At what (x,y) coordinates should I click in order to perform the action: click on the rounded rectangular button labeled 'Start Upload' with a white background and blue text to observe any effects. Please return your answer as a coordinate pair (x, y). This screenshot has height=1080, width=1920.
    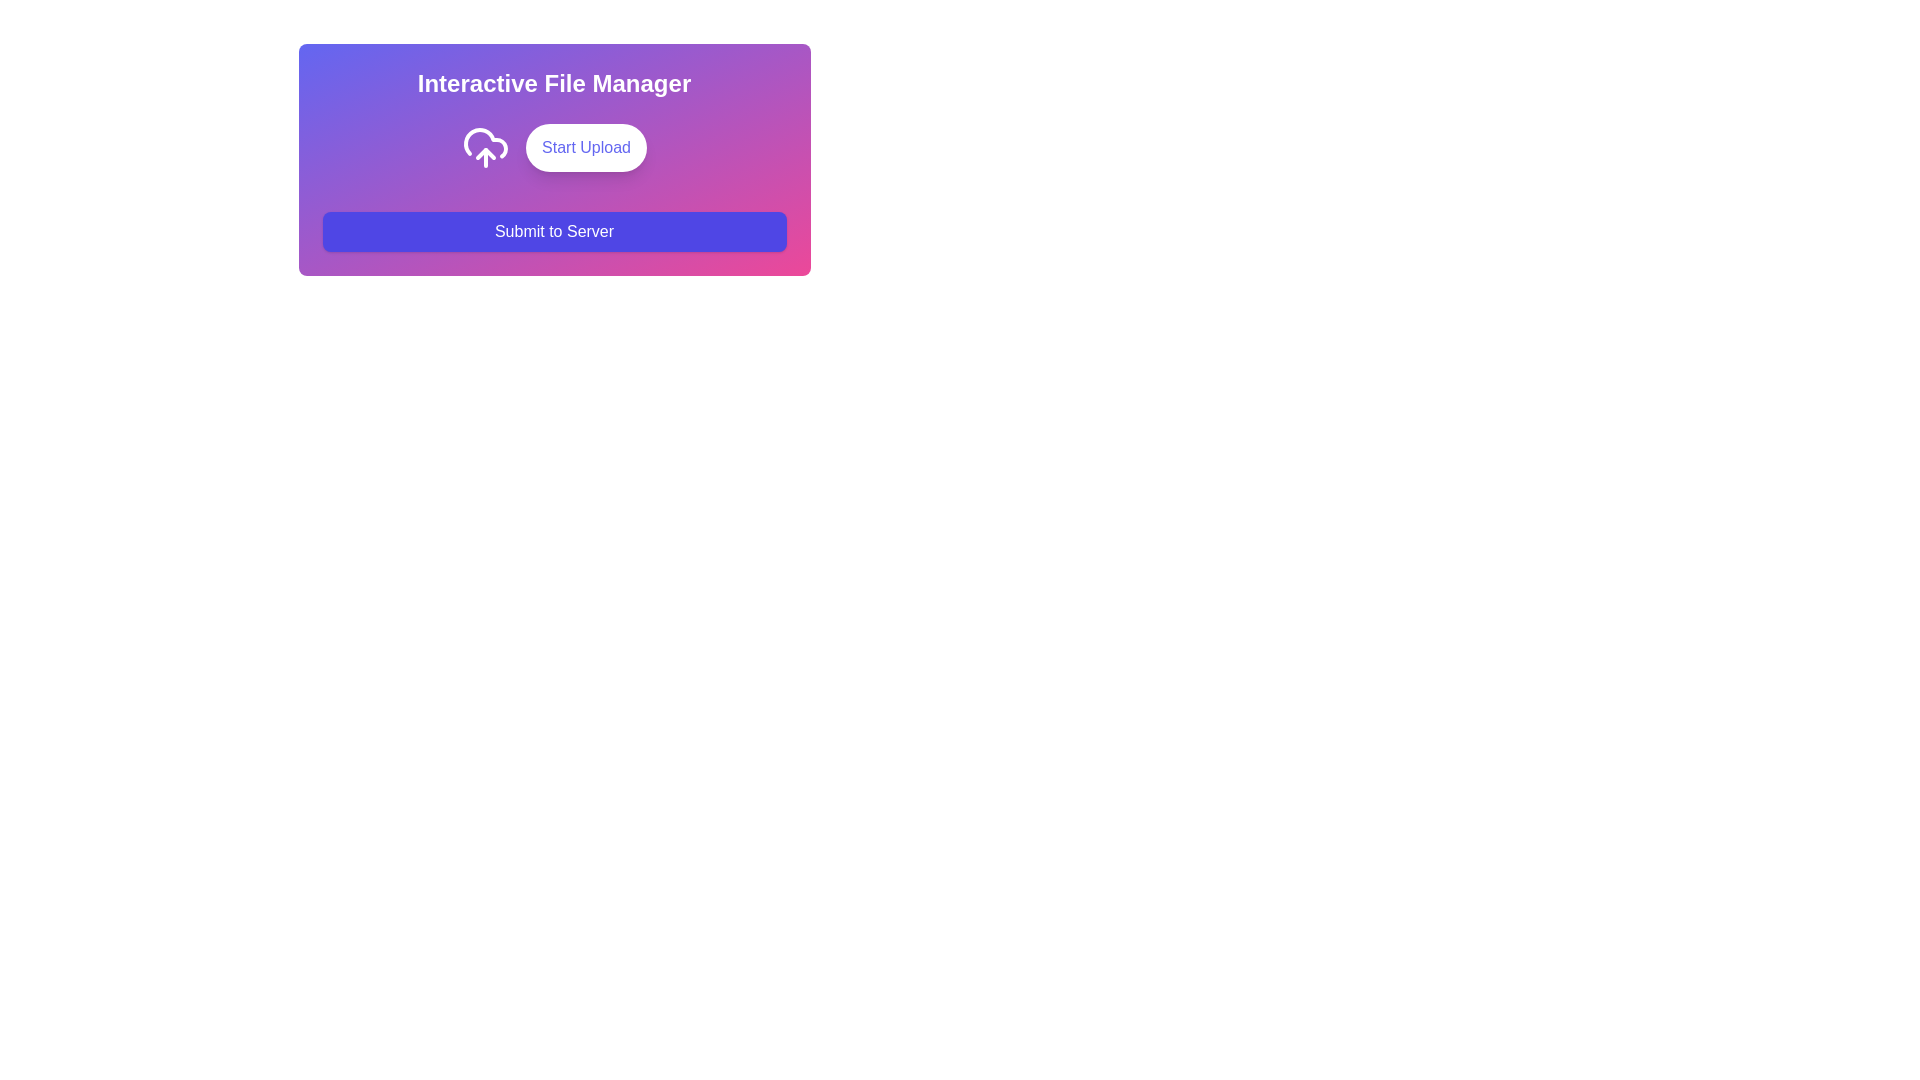
    Looking at the image, I should click on (554, 146).